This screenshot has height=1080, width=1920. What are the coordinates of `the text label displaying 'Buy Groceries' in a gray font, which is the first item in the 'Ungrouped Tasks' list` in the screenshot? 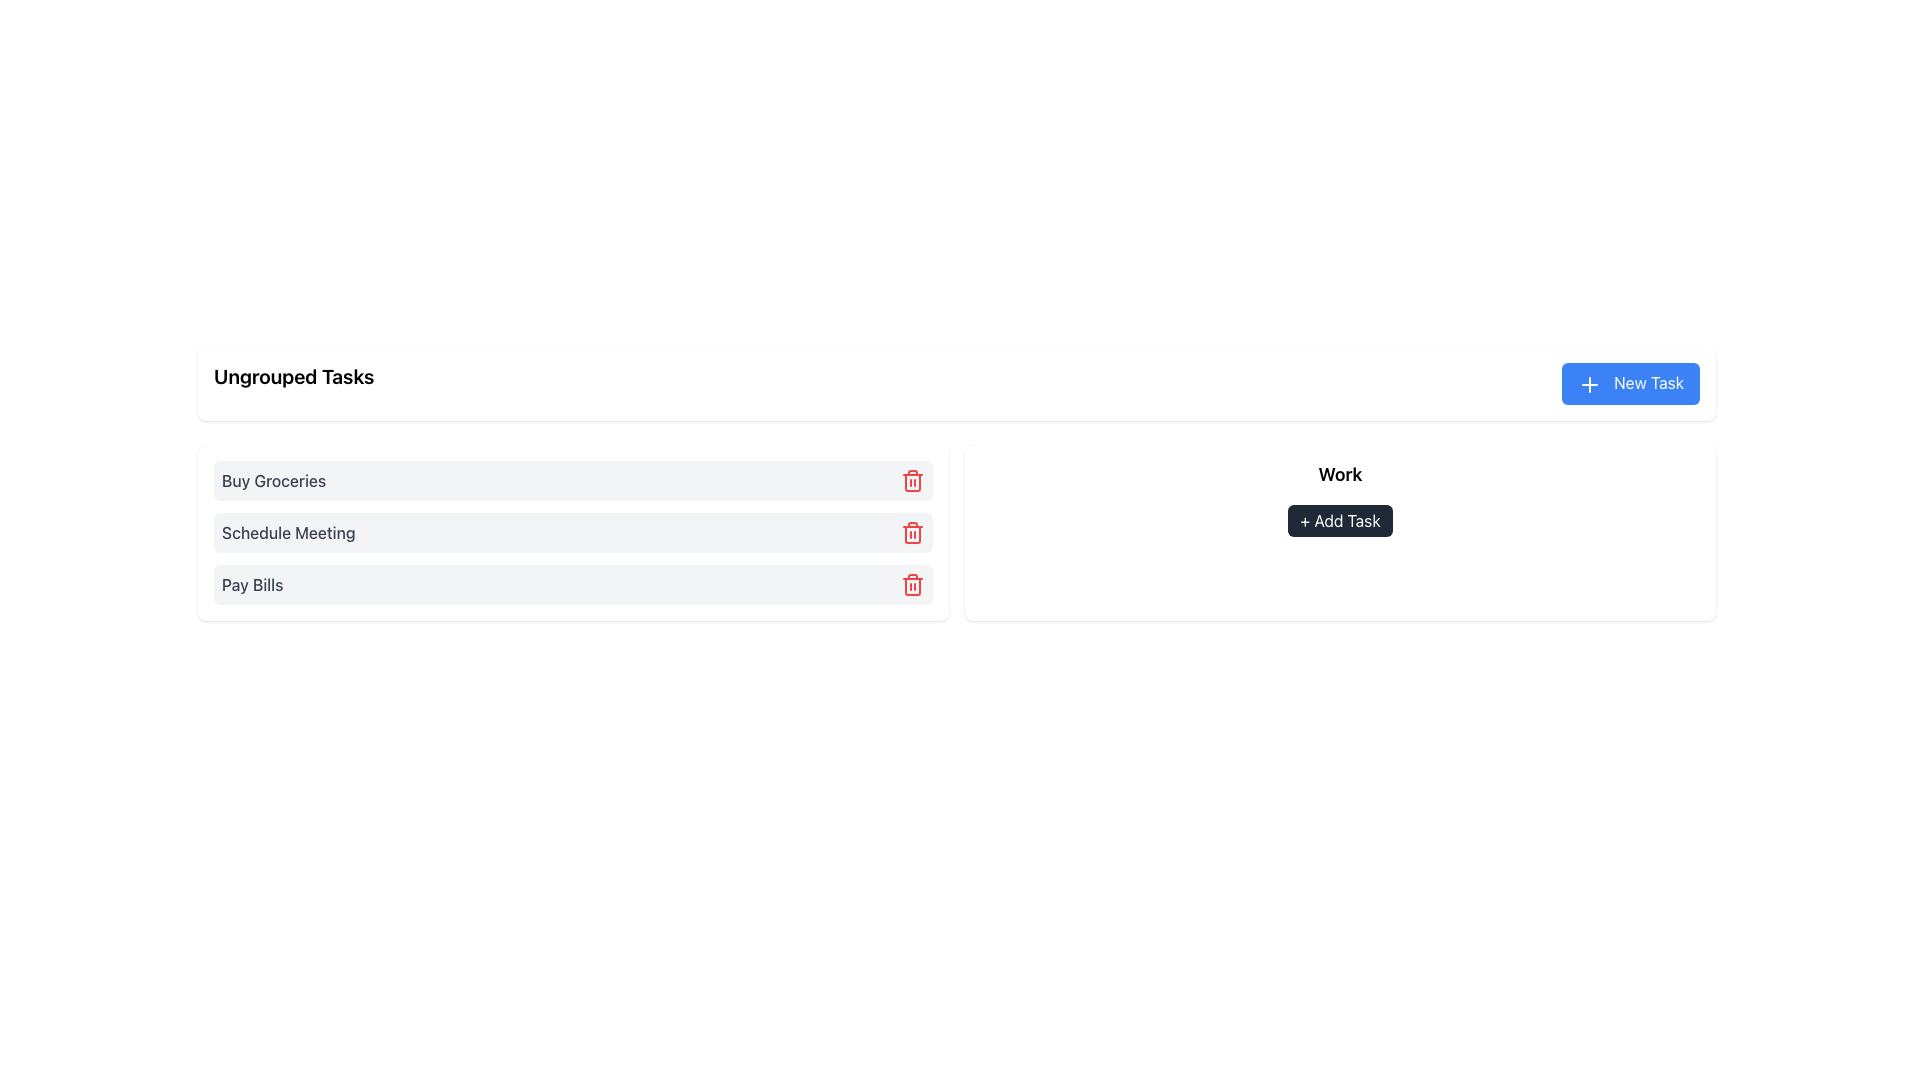 It's located at (273, 480).